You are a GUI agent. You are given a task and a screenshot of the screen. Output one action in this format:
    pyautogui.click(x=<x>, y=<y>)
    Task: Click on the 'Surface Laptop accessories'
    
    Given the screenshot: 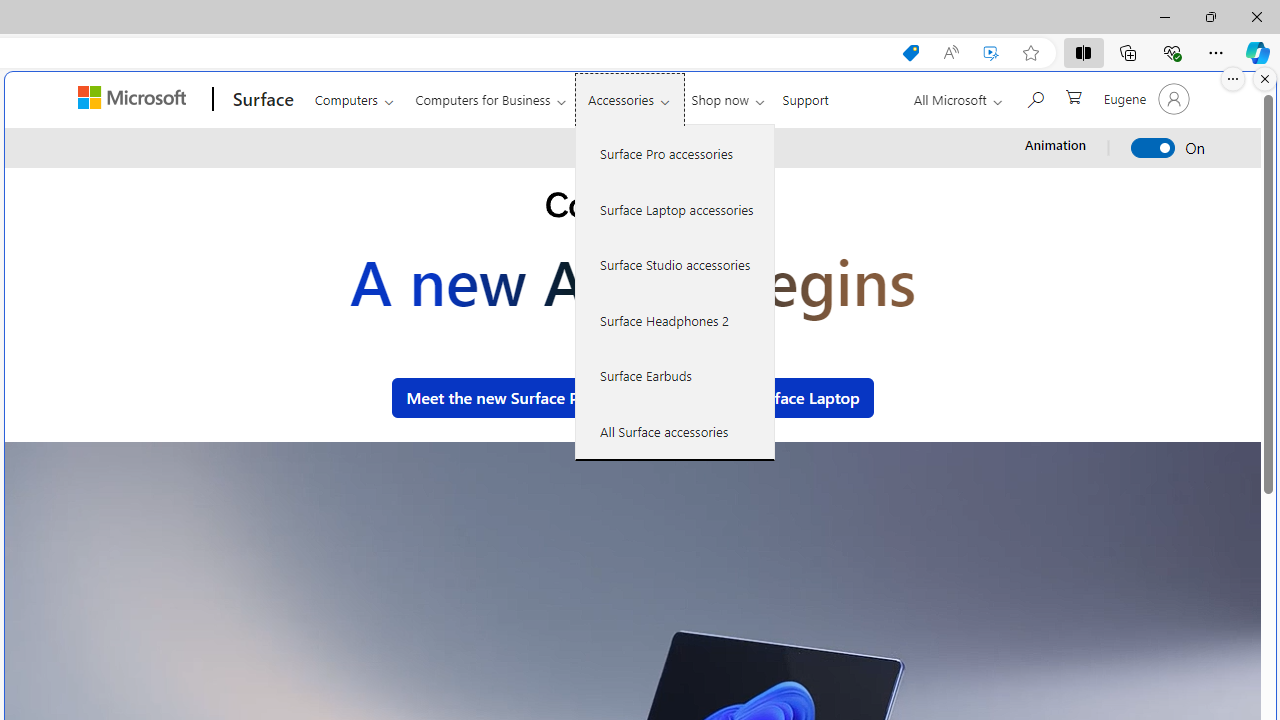 What is the action you would take?
    pyautogui.click(x=675, y=208)
    